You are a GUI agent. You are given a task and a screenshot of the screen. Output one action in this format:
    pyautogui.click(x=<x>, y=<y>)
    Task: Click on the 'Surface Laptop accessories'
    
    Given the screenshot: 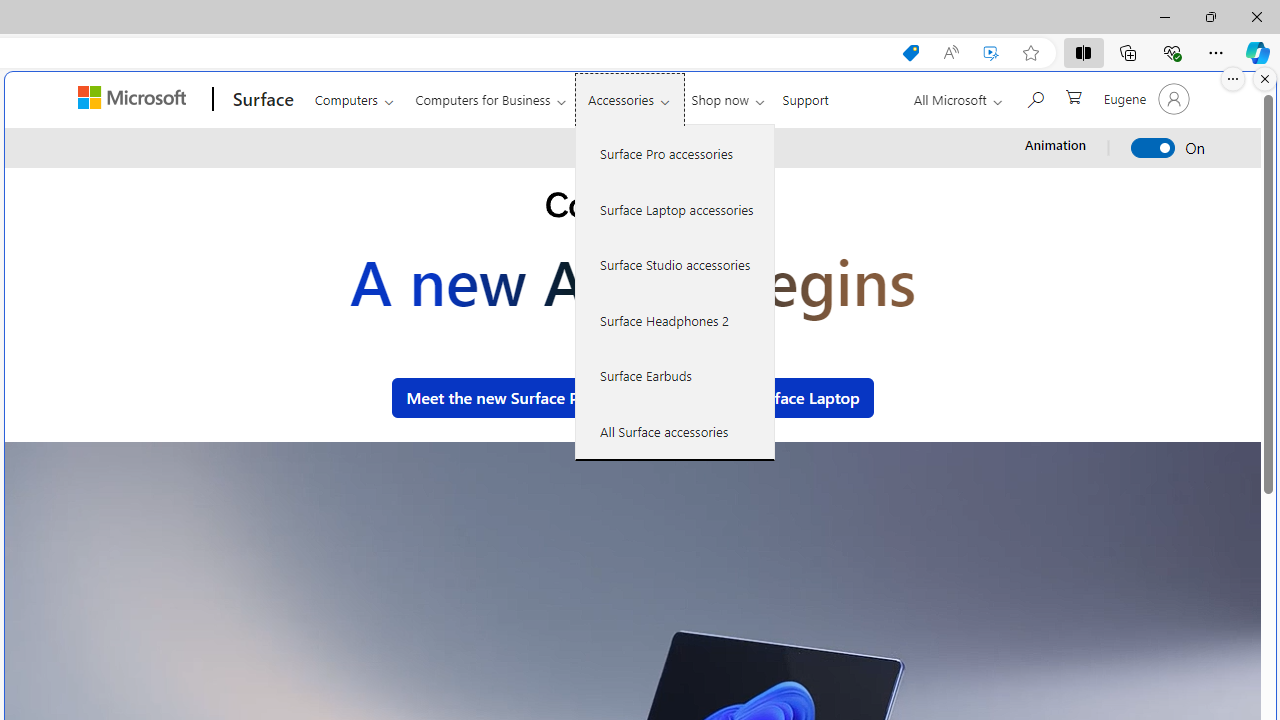 What is the action you would take?
    pyautogui.click(x=675, y=208)
    